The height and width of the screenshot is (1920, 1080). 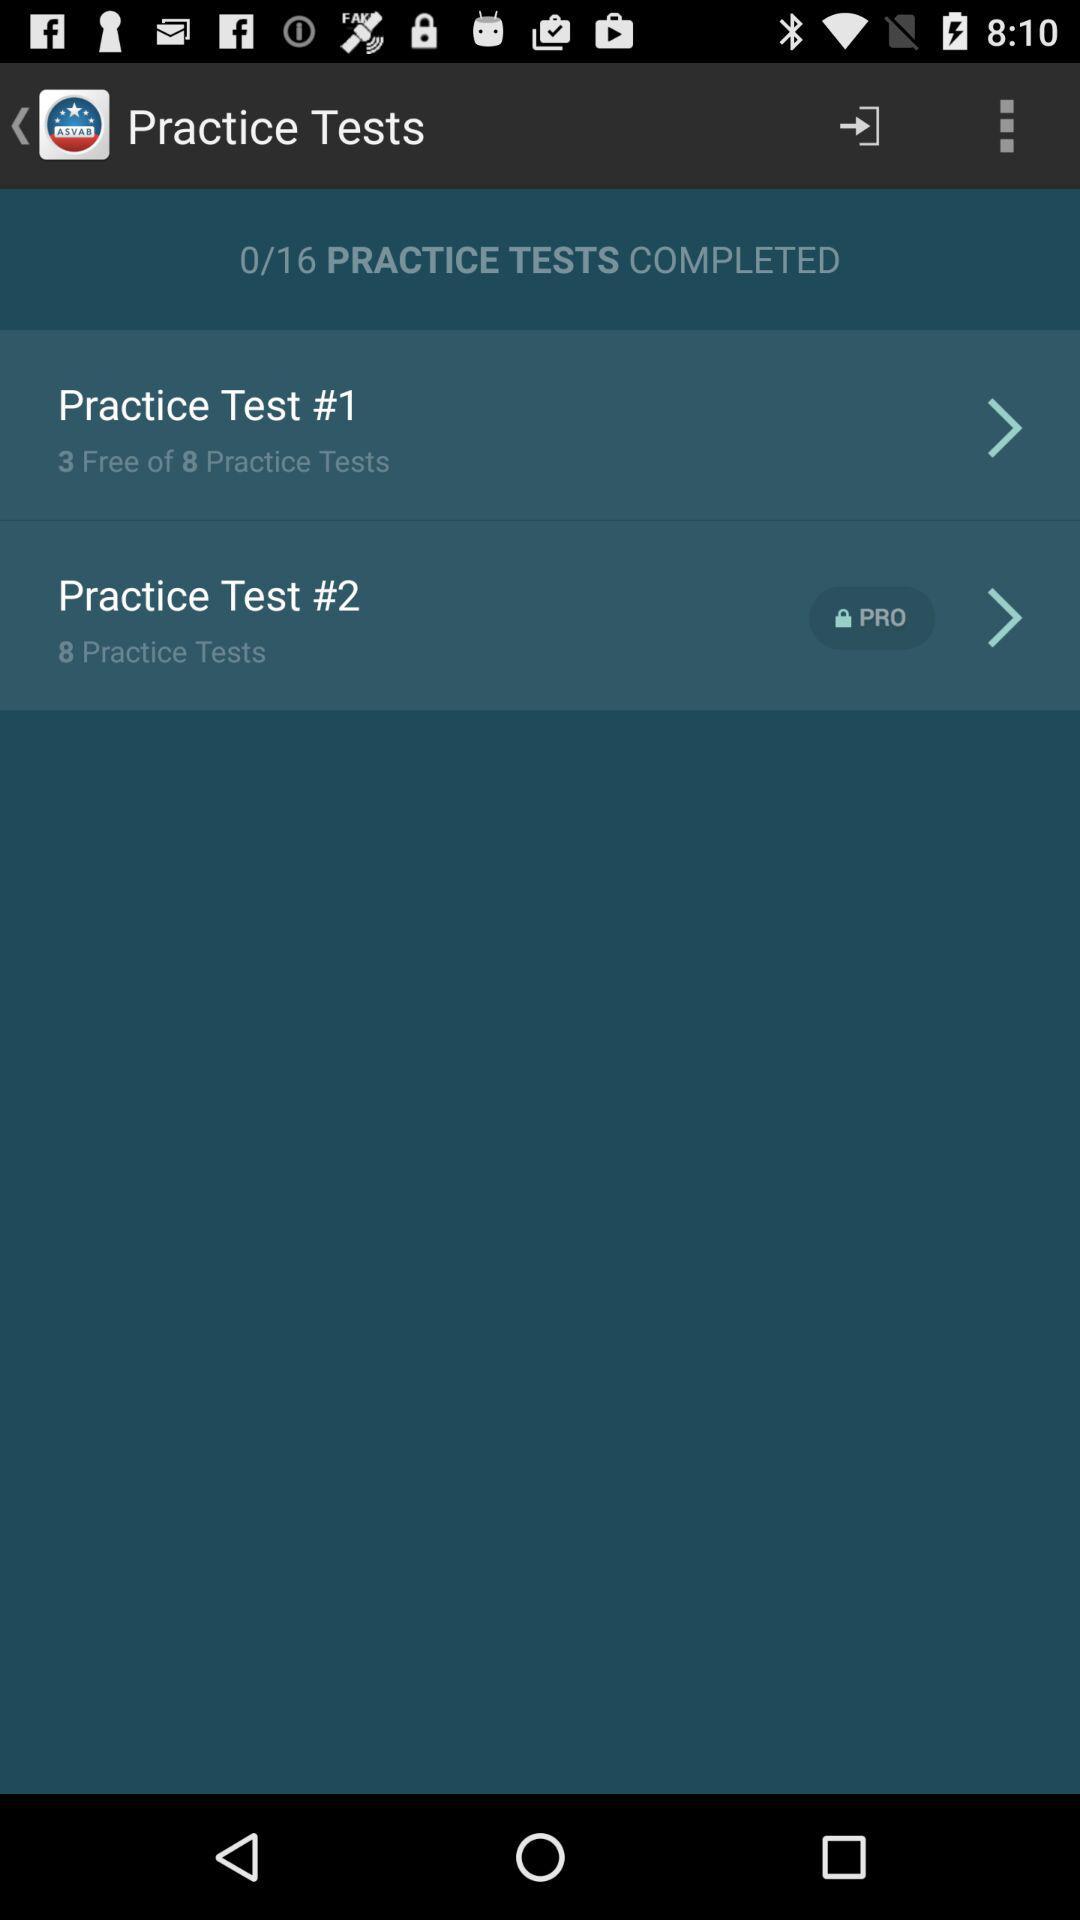 I want to click on the app above practice test #2 icon, so click(x=223, y=459).